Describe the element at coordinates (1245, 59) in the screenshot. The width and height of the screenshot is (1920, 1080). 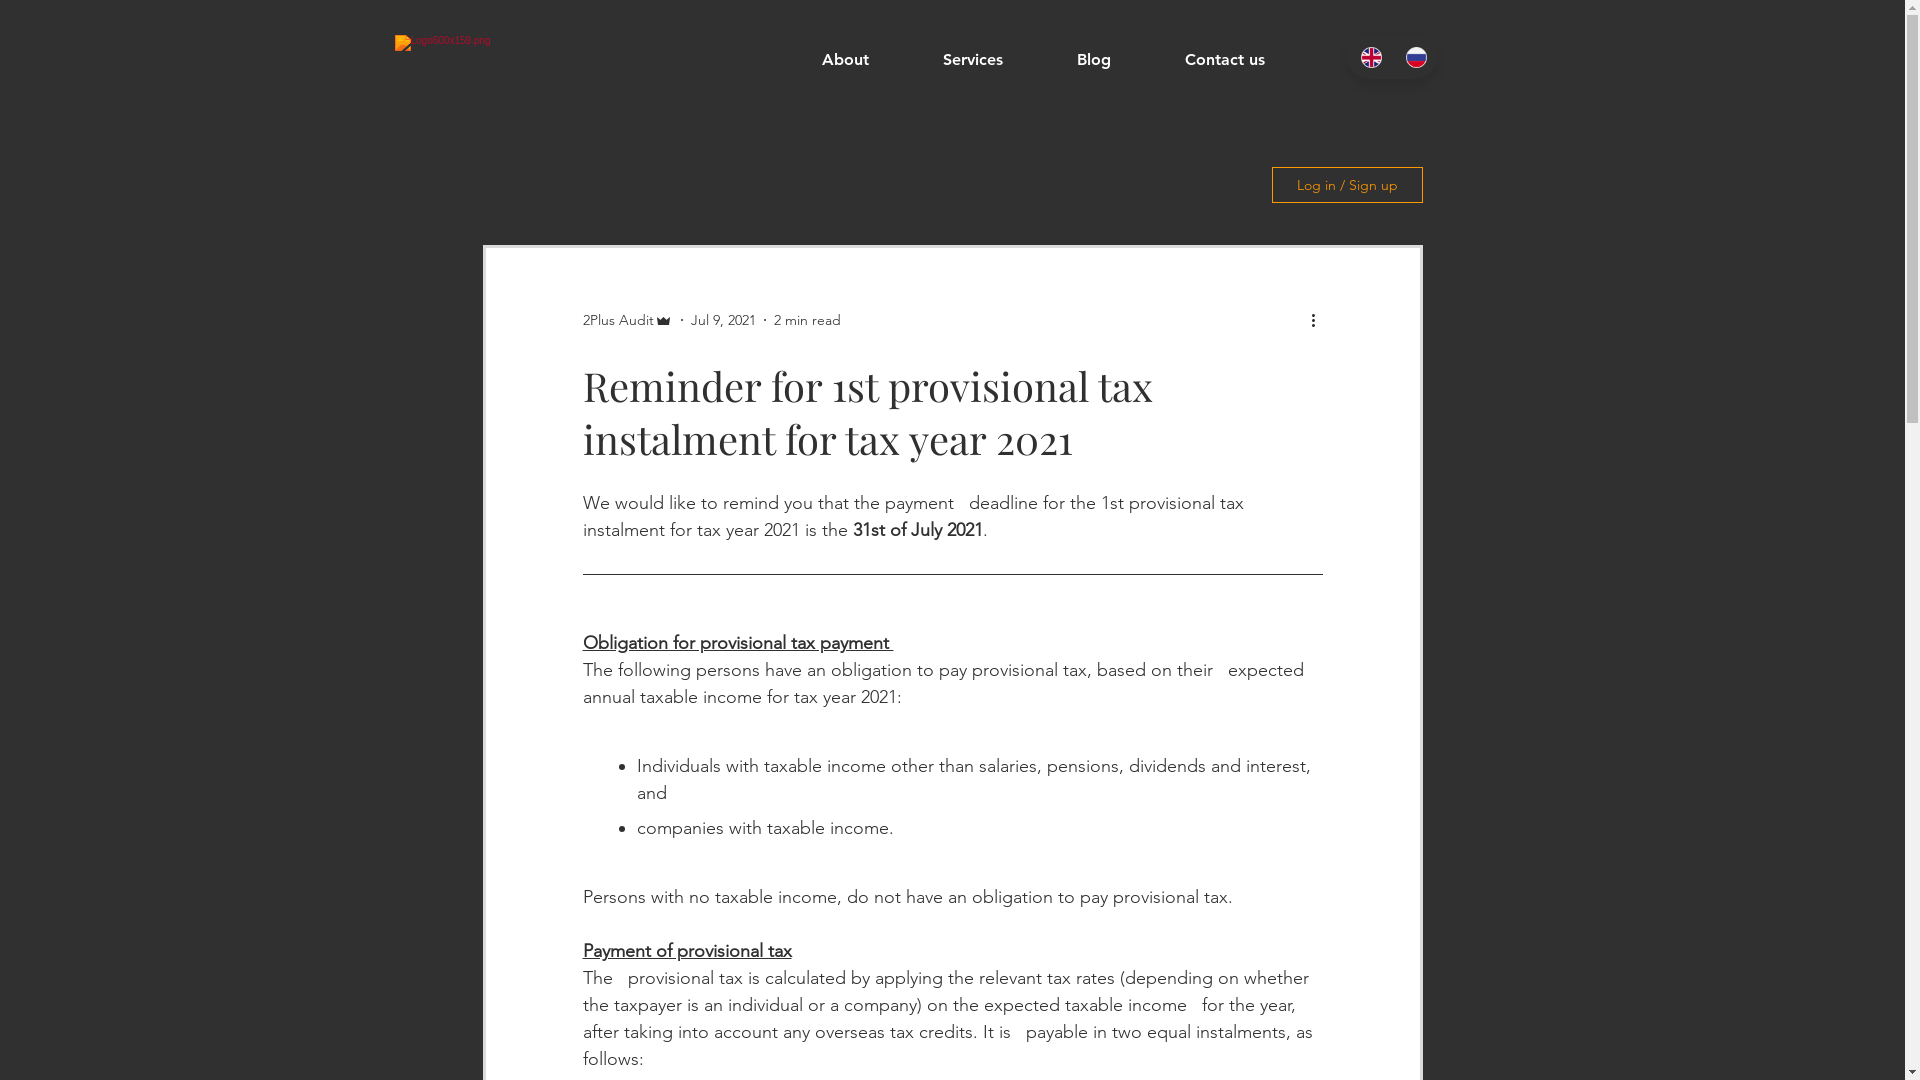
I see `'Contact us'` at that location.